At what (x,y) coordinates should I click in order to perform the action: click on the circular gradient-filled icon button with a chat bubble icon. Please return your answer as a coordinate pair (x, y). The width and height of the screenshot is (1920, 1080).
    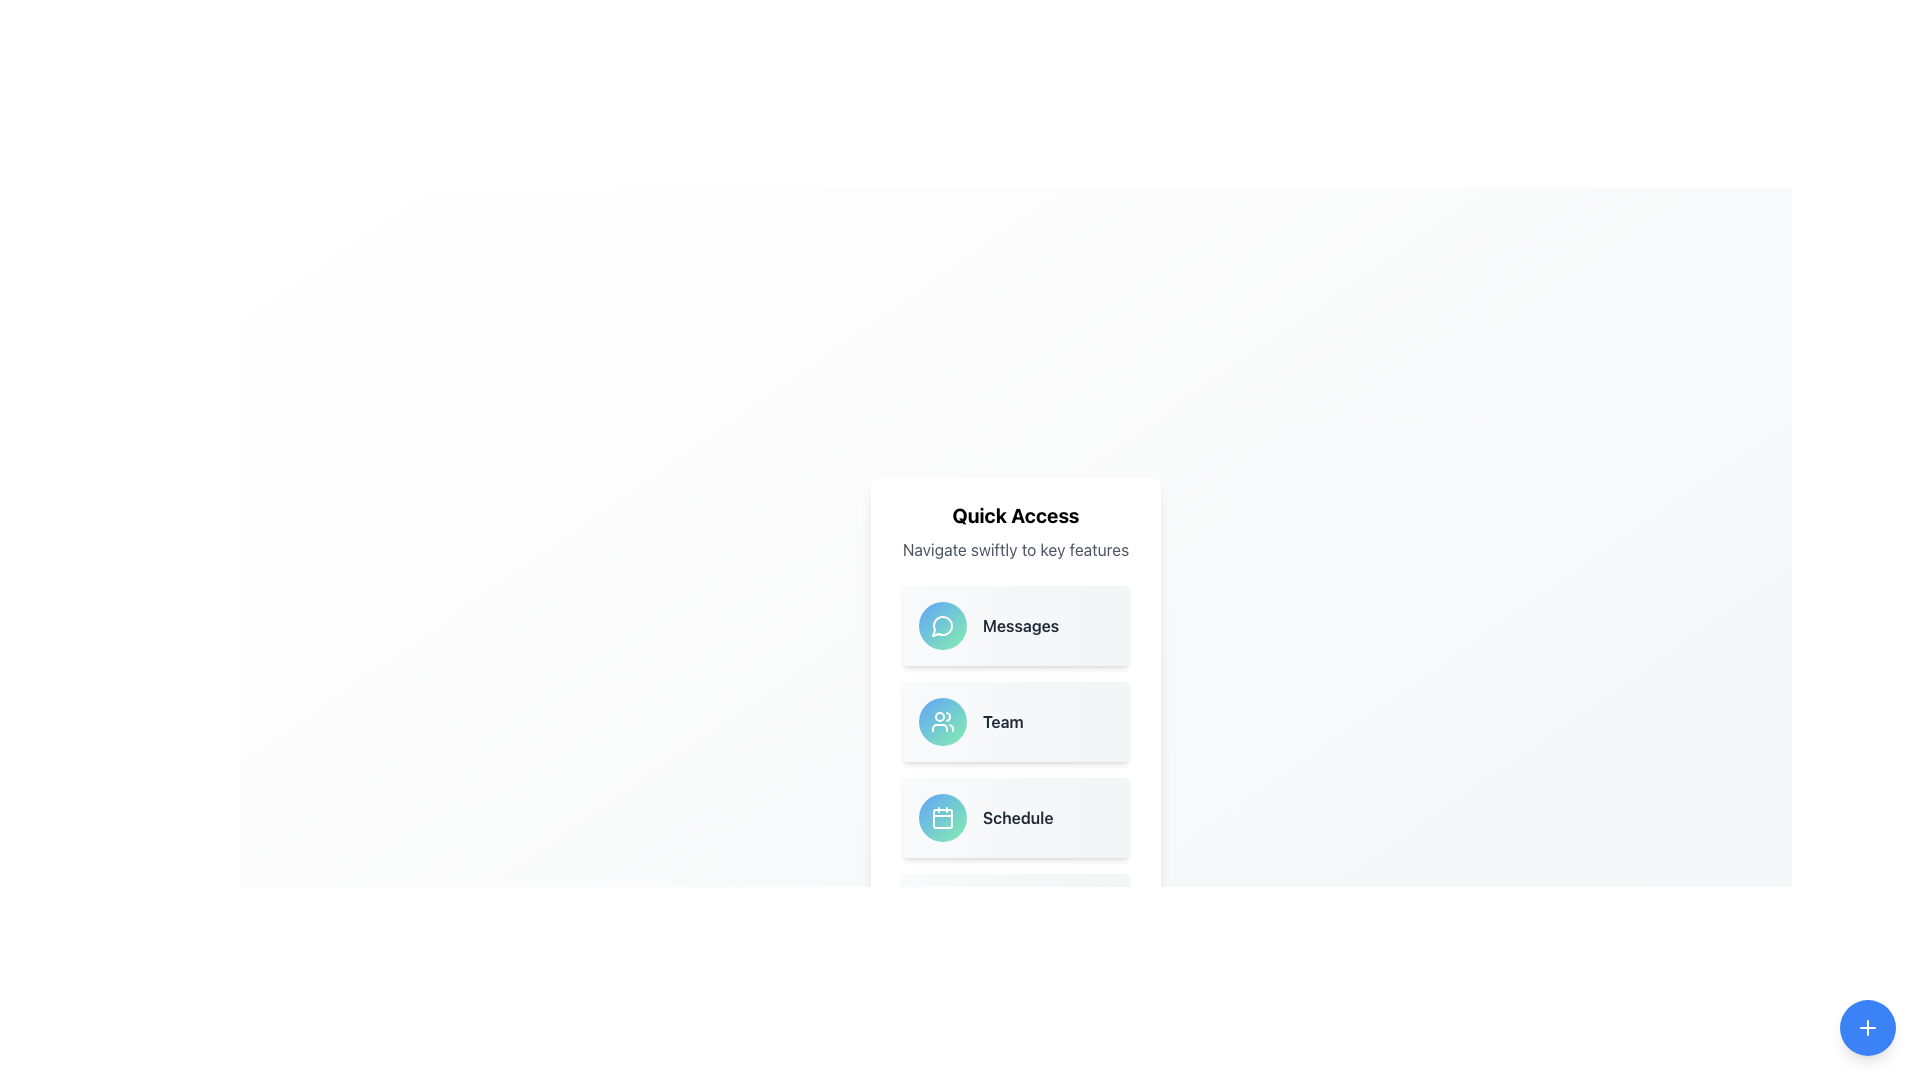
    Looking at the image, I should click on (941, 624).